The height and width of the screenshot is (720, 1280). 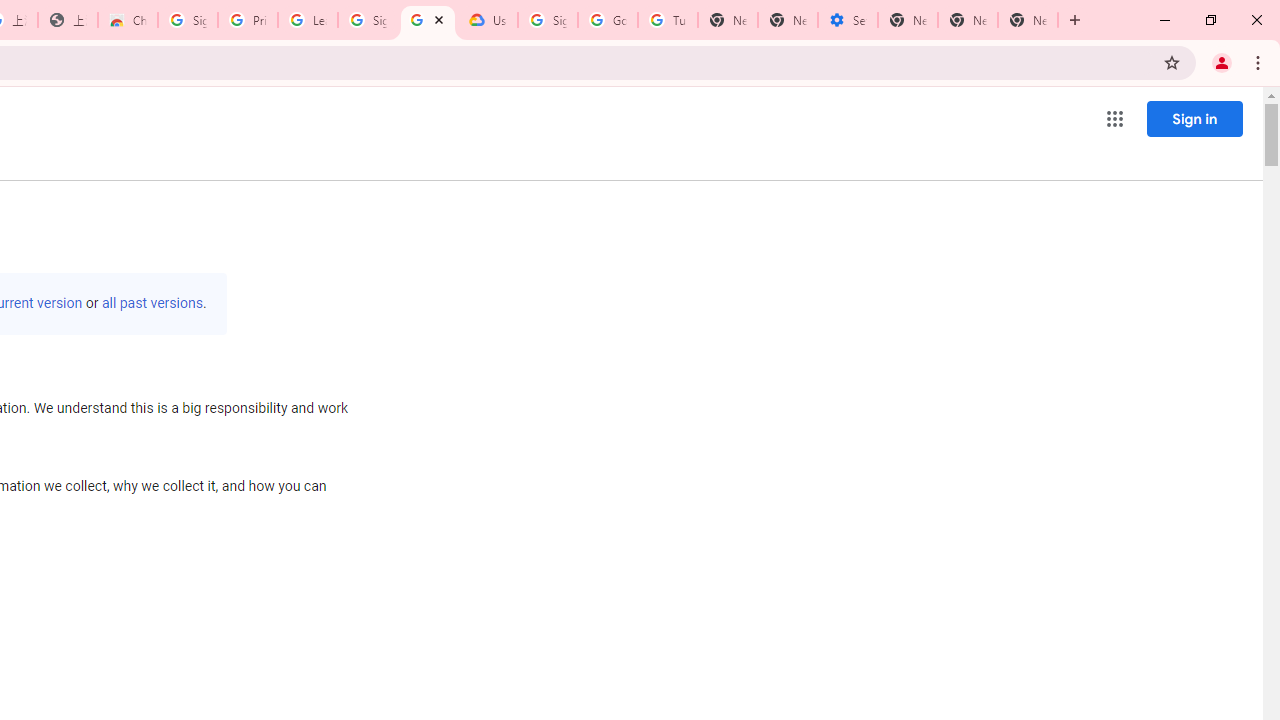 What do you see at coordinates (187, 20) in the screenshot?
I see `'Sign in - Google Accounts'` at bounding box center [187, 20].